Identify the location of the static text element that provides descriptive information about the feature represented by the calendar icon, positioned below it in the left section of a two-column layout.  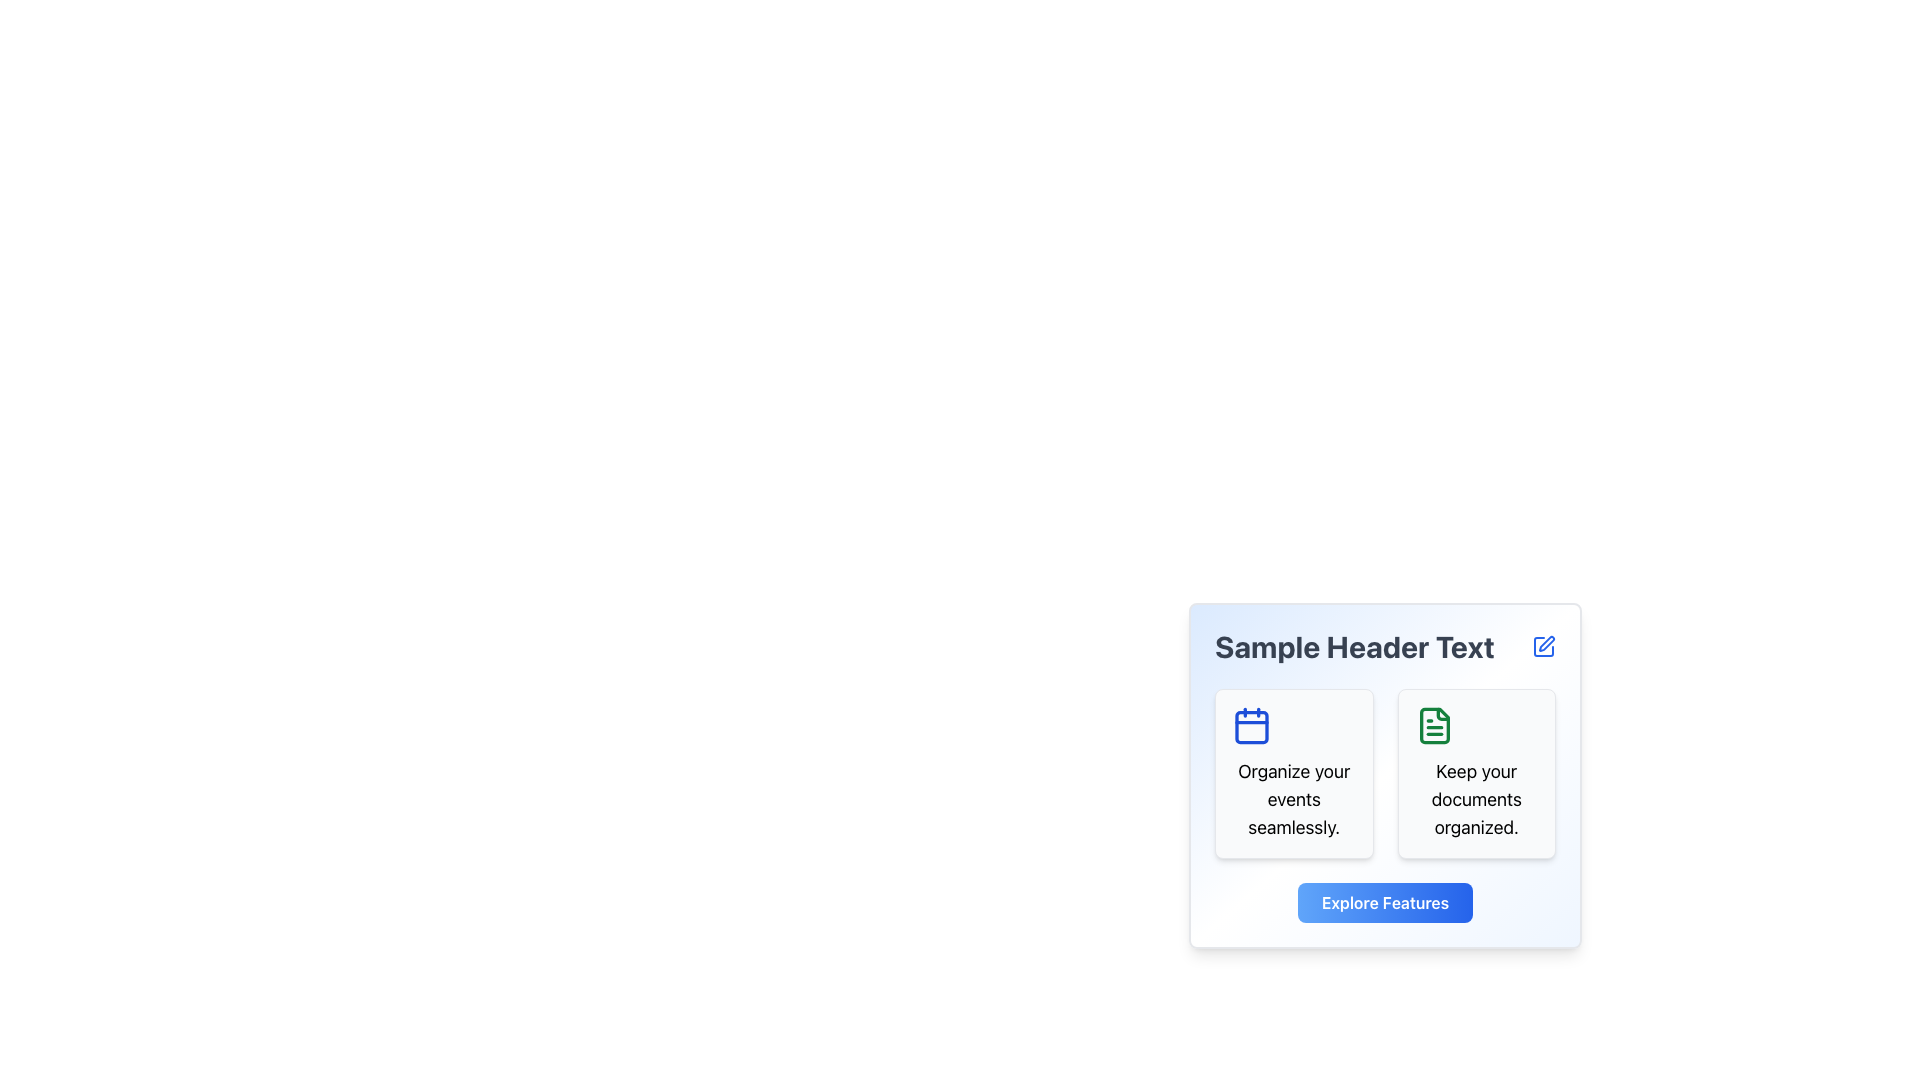
(1294, 798).